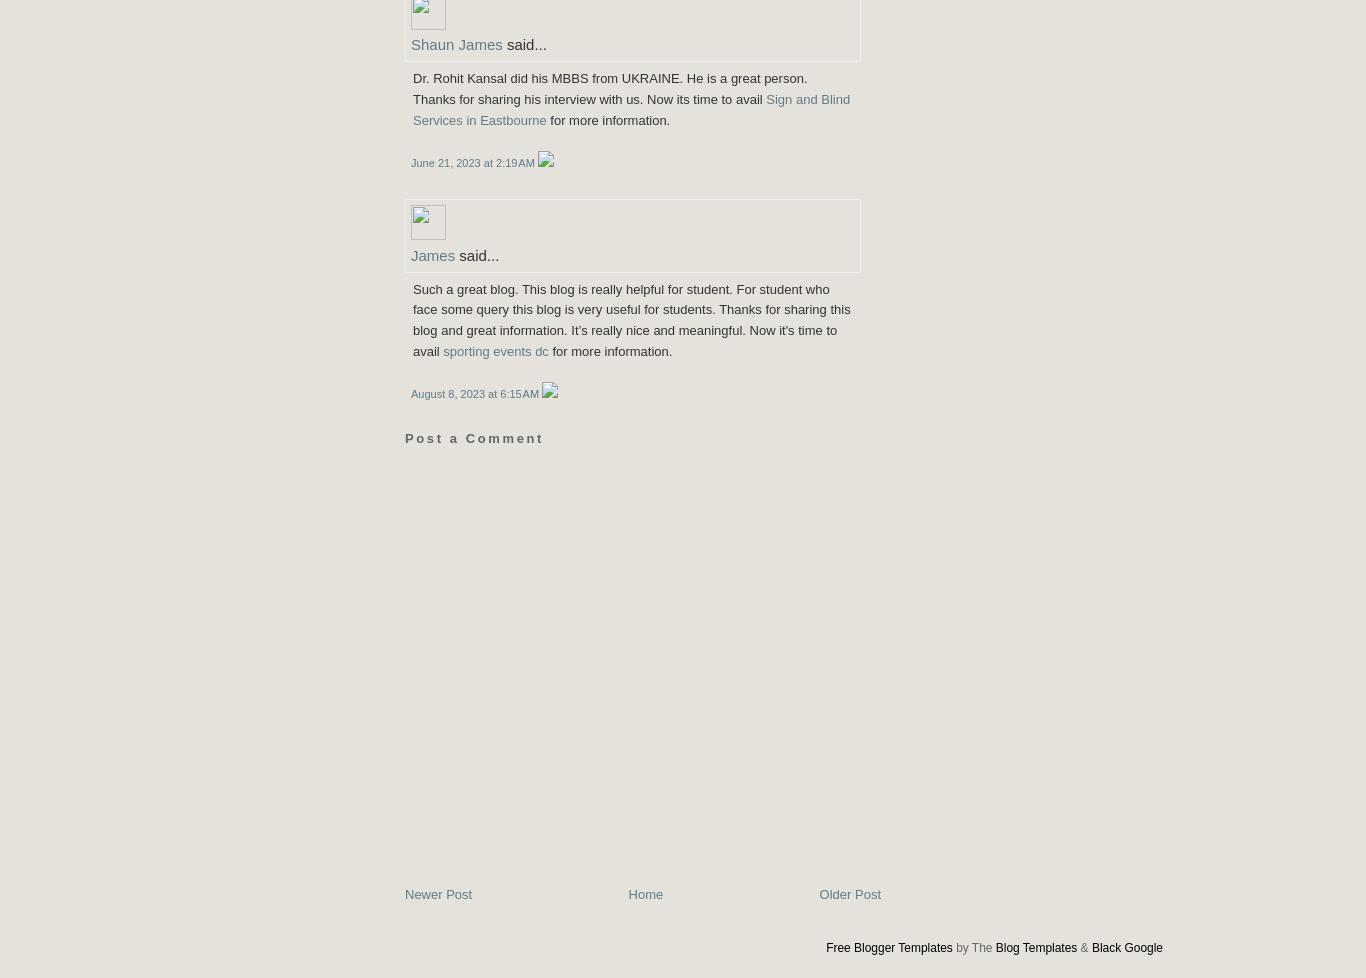 This screenshot has width=1366, height=978. I want to click on 'Older Post', so click(818, 893).